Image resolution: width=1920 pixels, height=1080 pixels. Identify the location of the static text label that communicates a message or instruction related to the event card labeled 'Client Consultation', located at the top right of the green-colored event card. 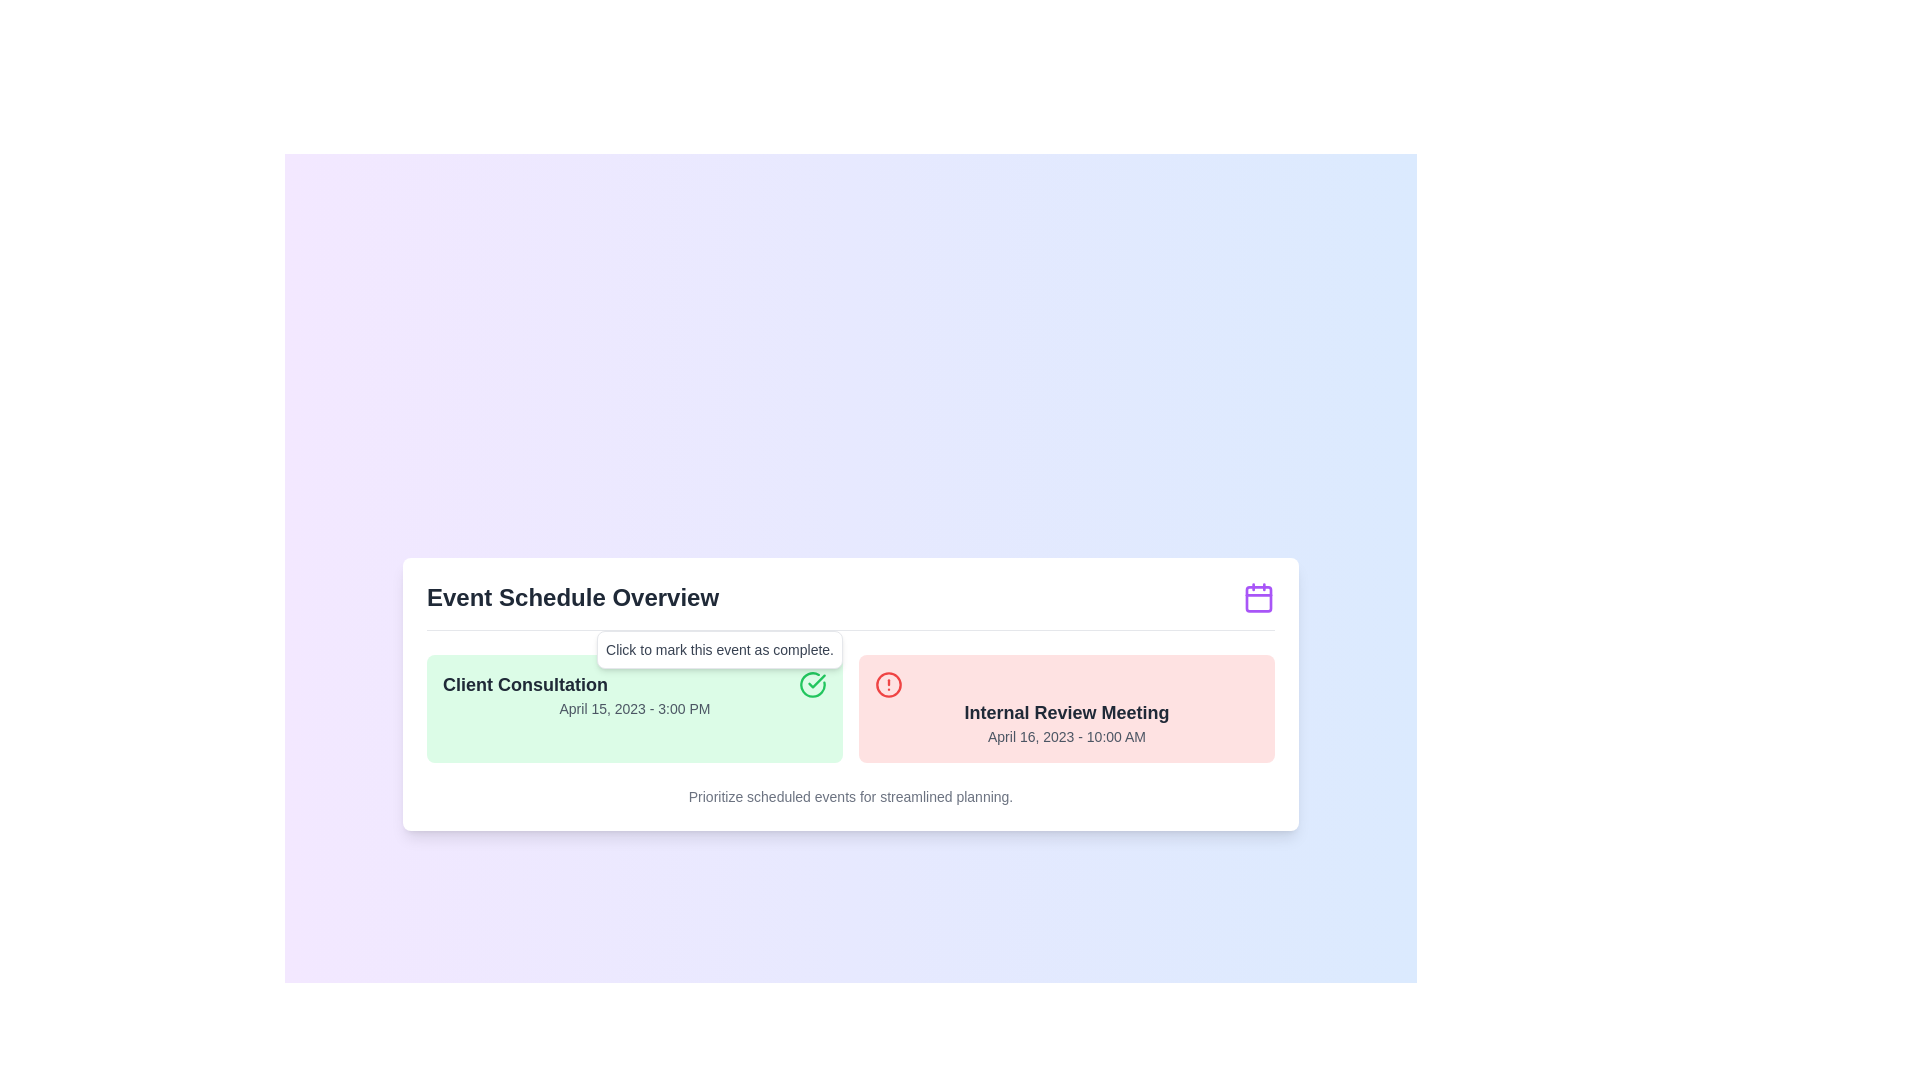
(720, 649).